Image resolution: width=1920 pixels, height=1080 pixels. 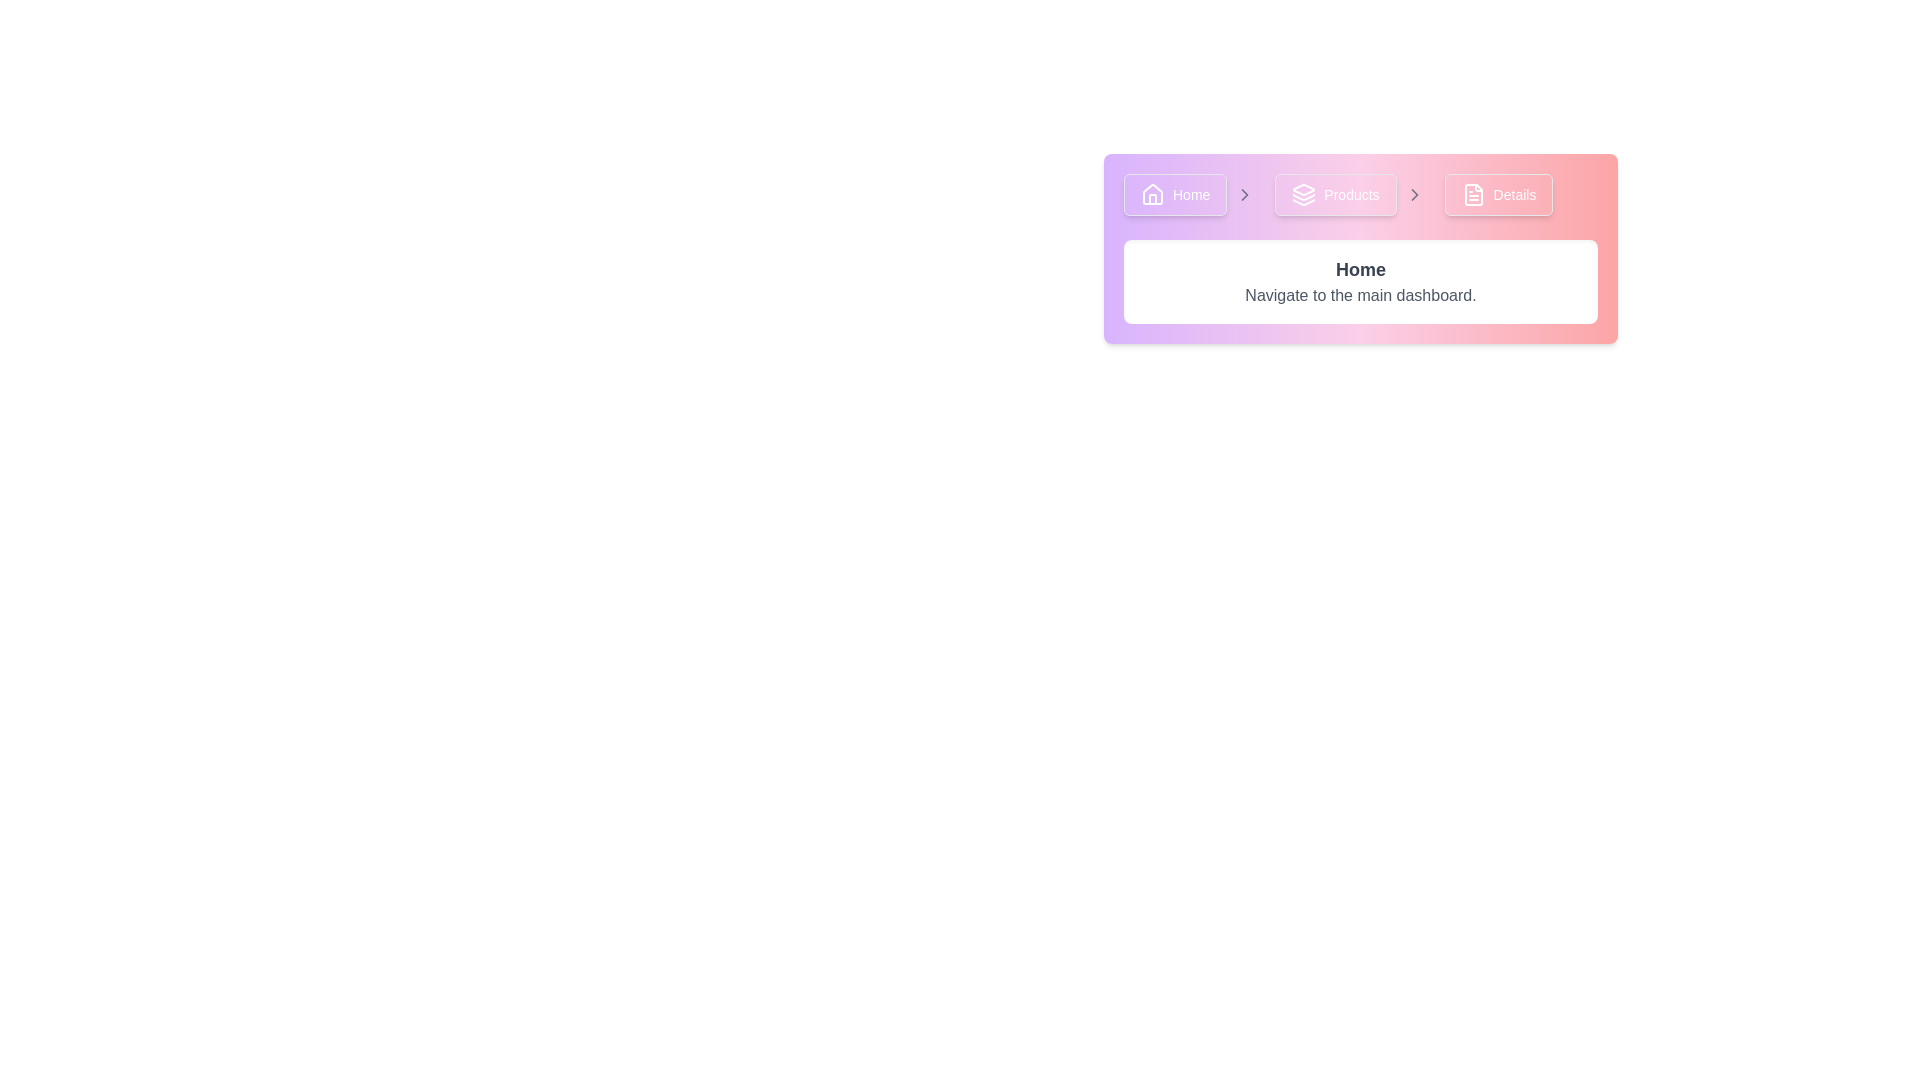 What do you see at coordinates (1193, 195) in the screenshot?
I see `the 'Home' button which is the first button in the navigation bar, featuring a house icon on the left and a chevron symbol on the right` at bounding box center [1193, 195].